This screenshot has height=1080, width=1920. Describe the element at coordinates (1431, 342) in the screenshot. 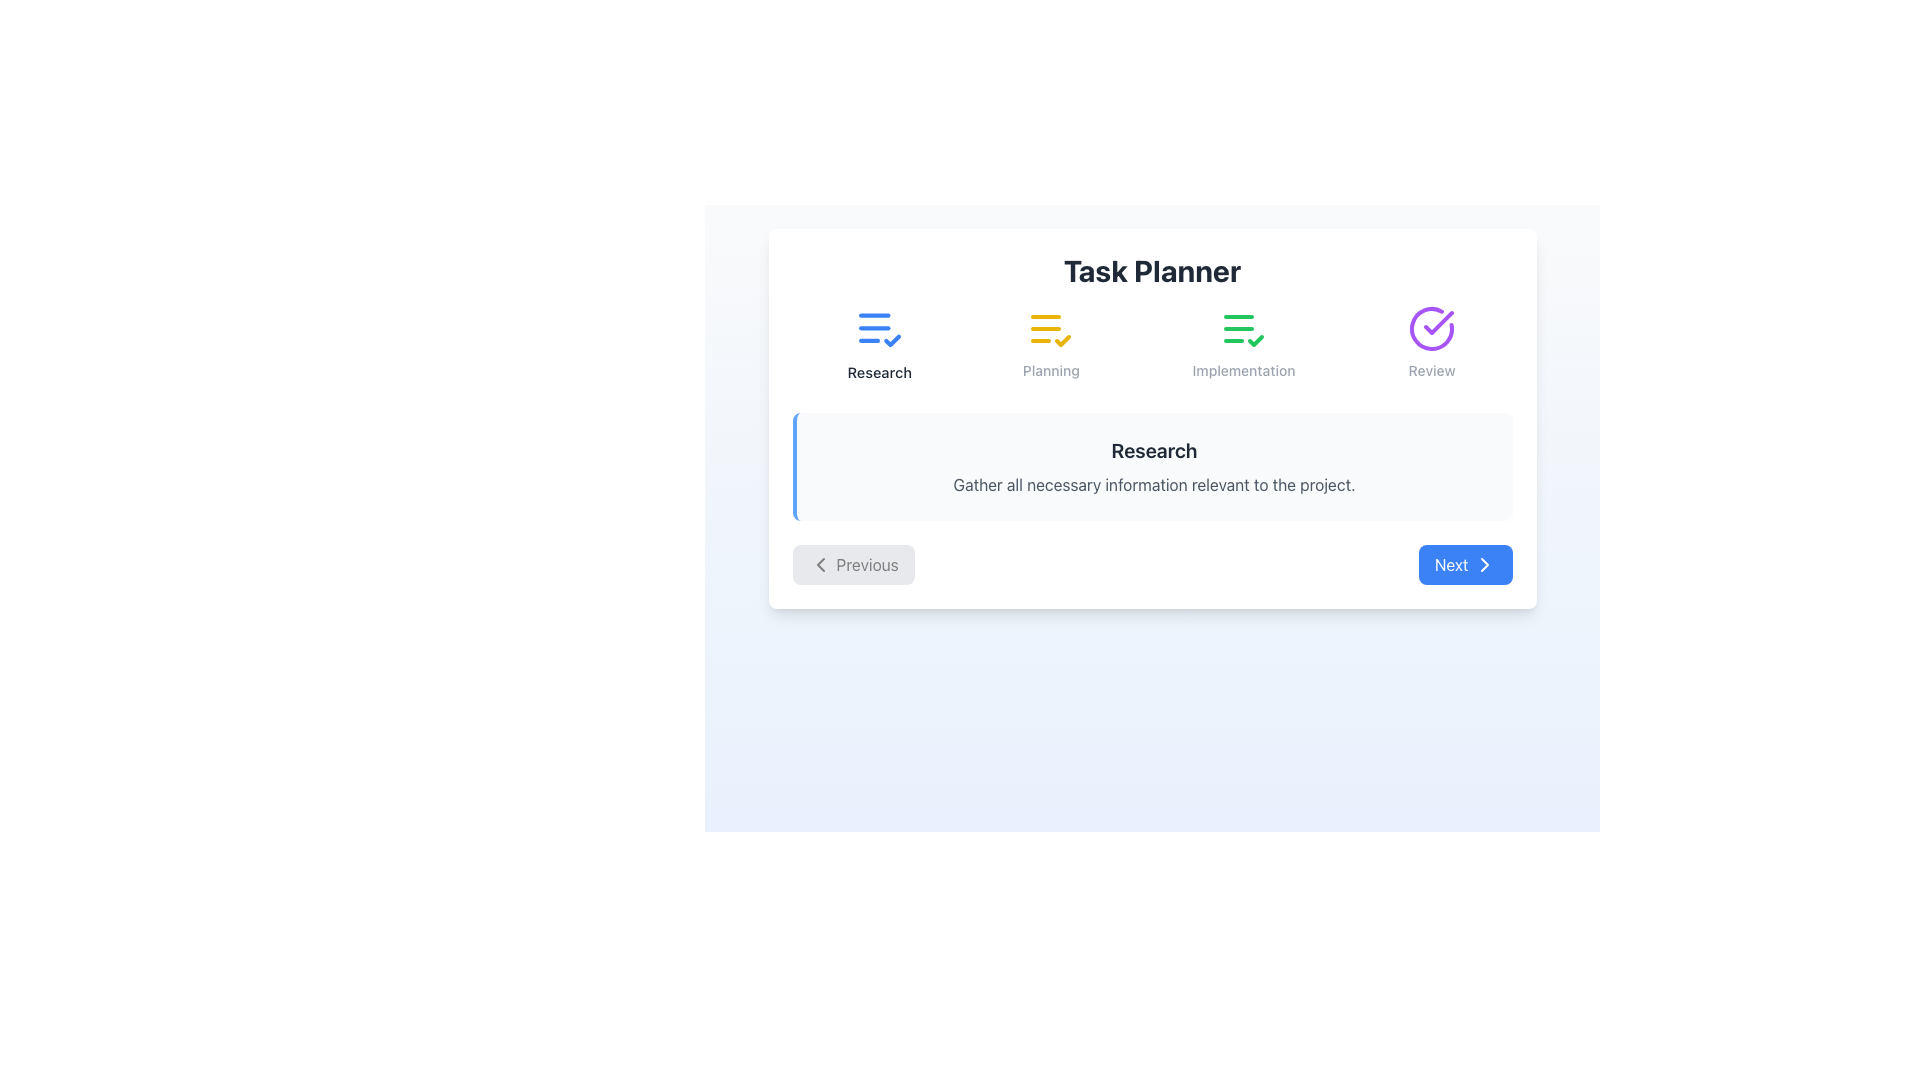

I see `the 'Review' status indicator, the fourth item in a horizontal group of labeled icons within the header section of the interface` at that location.